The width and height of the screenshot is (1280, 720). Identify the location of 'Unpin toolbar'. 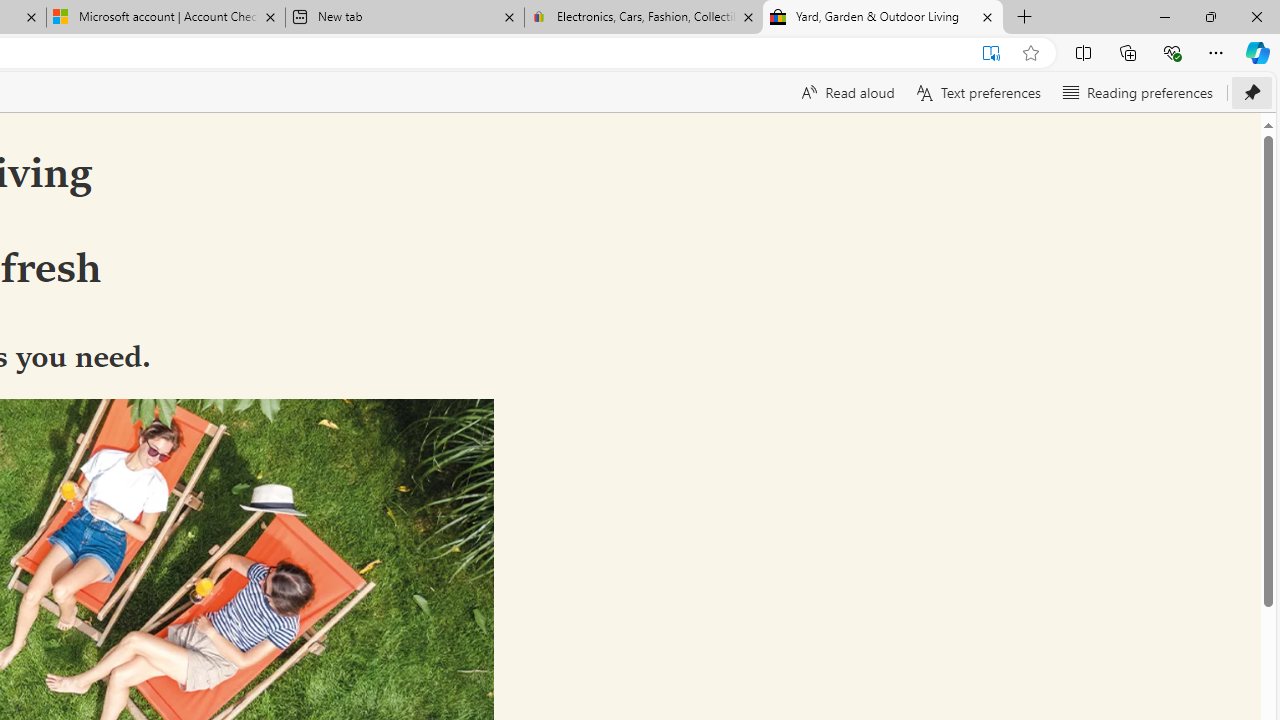
(1251, 92).